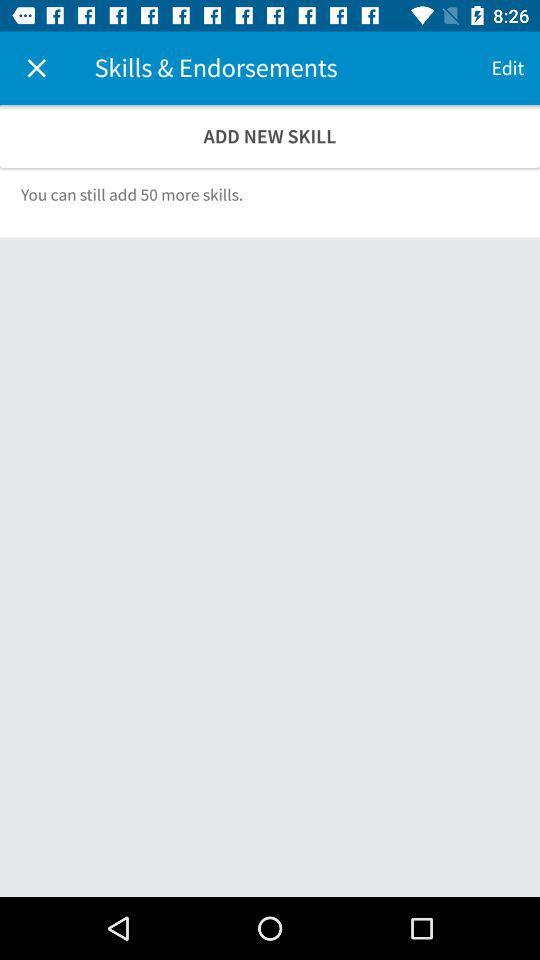 This screenshot has width=540, height=960. Describe the element at coordinates (36, 68) in the screenshot. I see `the item above add new skill icon` at that location.